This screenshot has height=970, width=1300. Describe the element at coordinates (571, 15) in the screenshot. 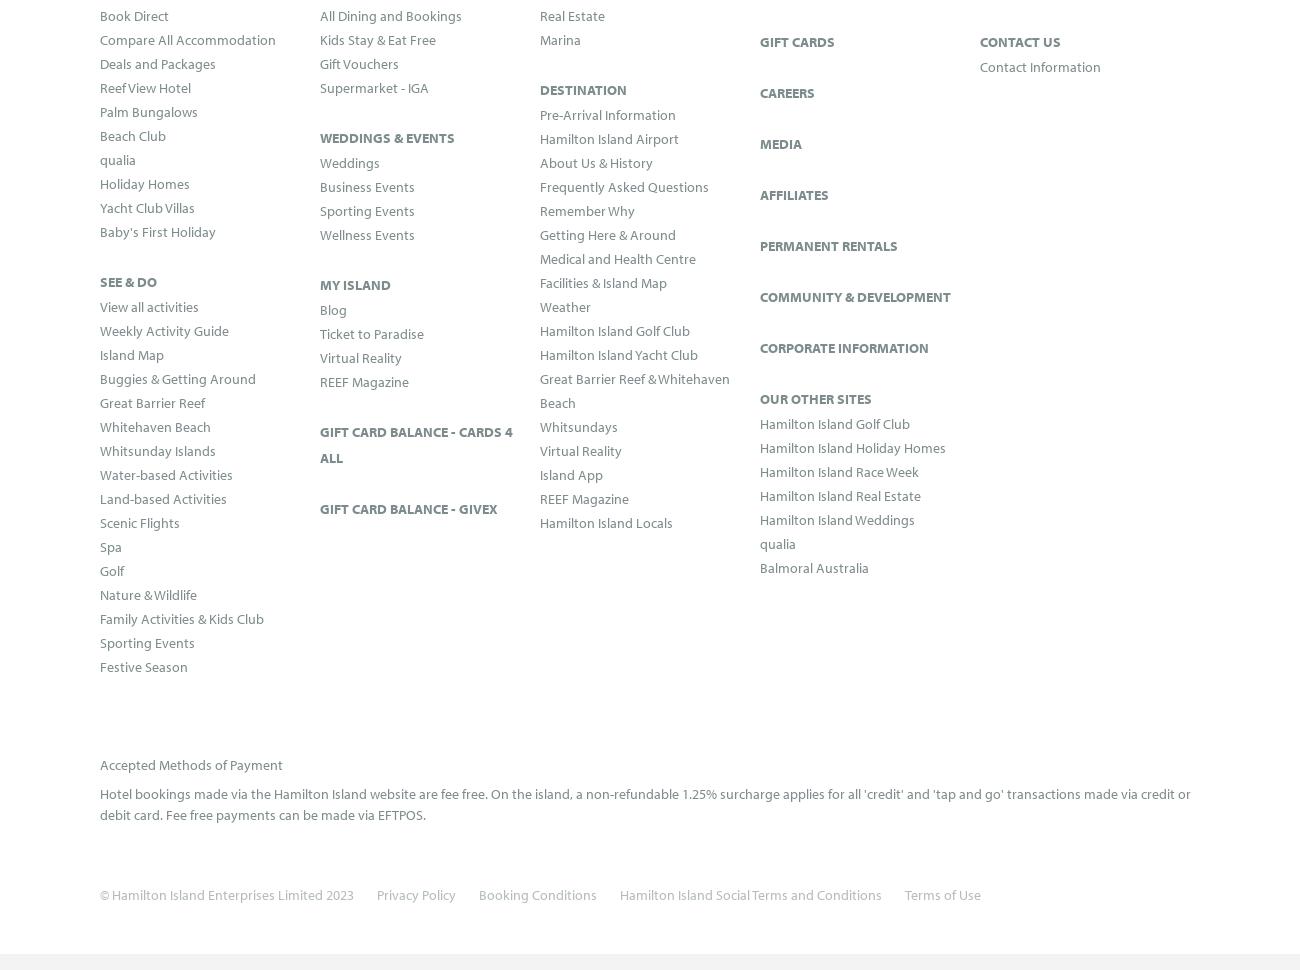

I see `'Real Estate'` at that location.